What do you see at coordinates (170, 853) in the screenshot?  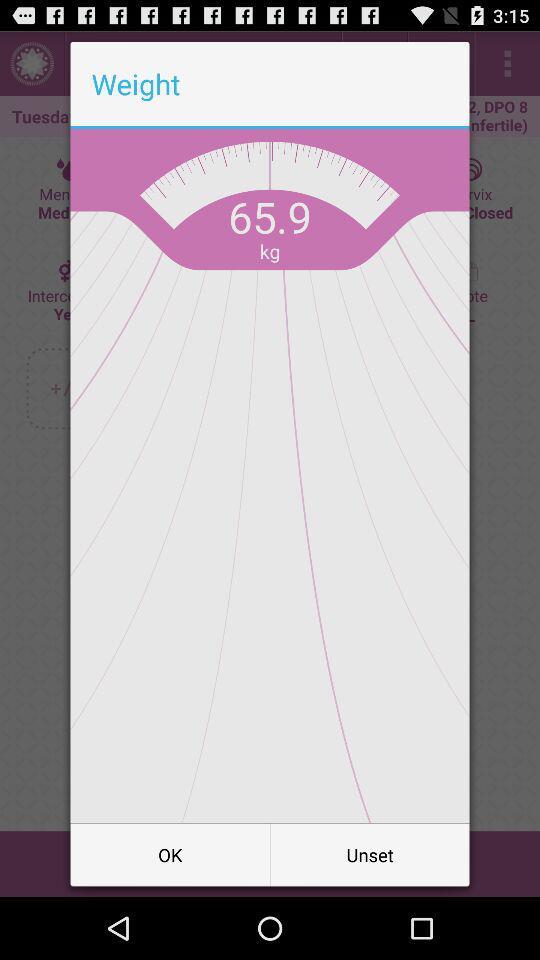 I see `button to the left of unset item` at bounding box center [170, 853].